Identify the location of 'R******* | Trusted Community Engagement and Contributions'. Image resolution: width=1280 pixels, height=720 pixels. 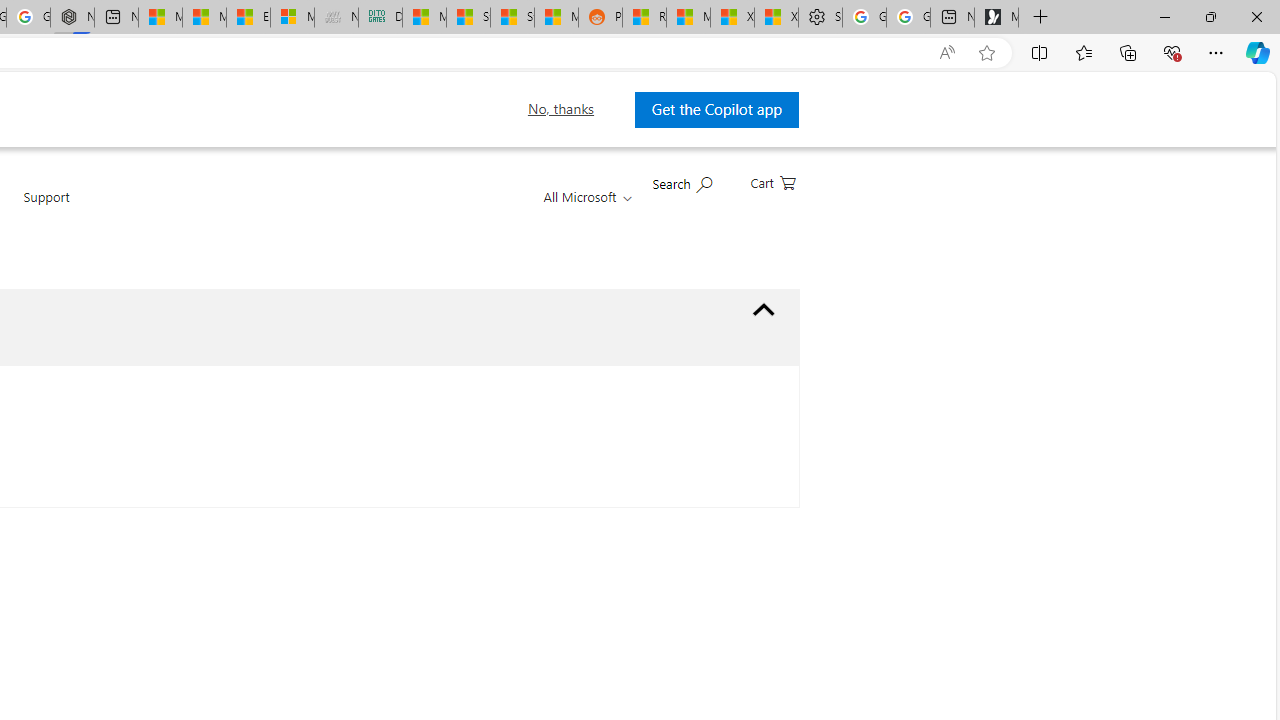
(644, 17).